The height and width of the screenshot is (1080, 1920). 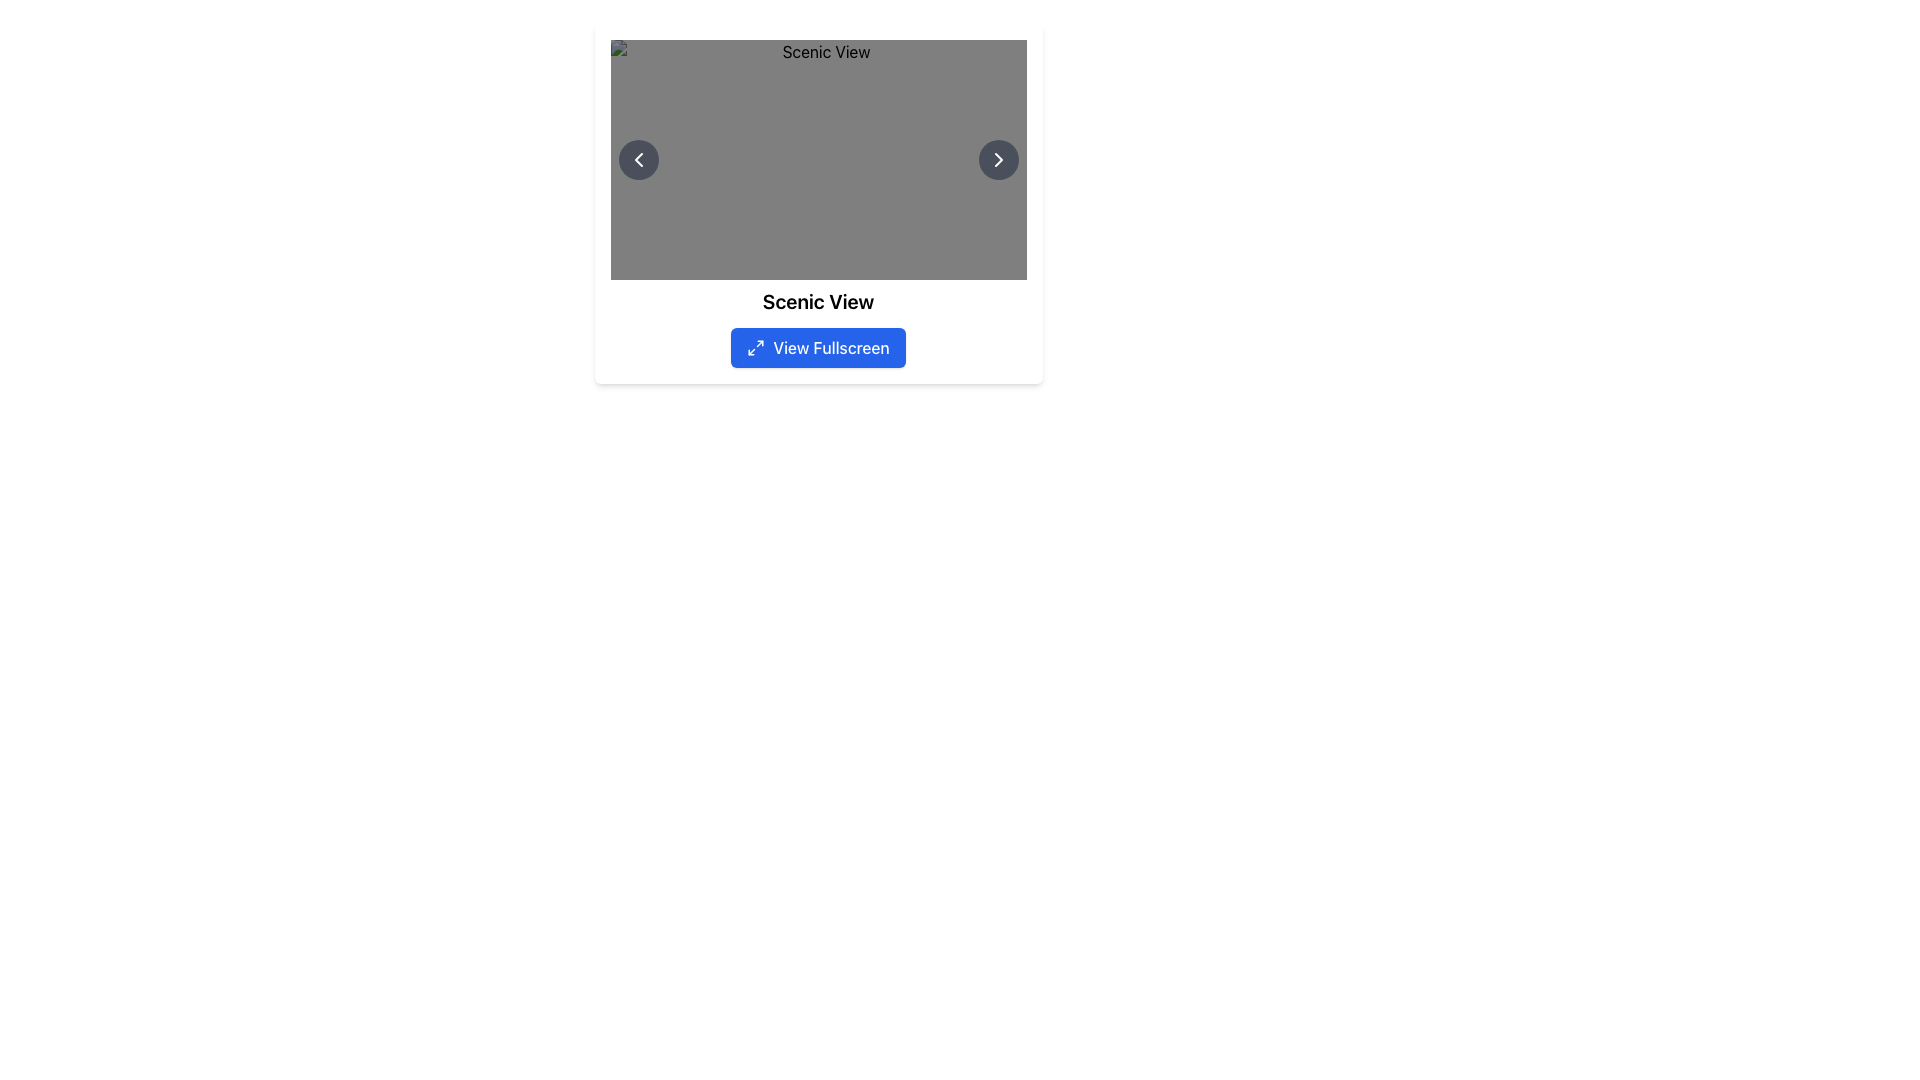 I want to click on the small right-facing chevron icon with a white stroke located at the center of the circular button on the right side of the 'Scenic View' gray area, so click(x=998, y=158).